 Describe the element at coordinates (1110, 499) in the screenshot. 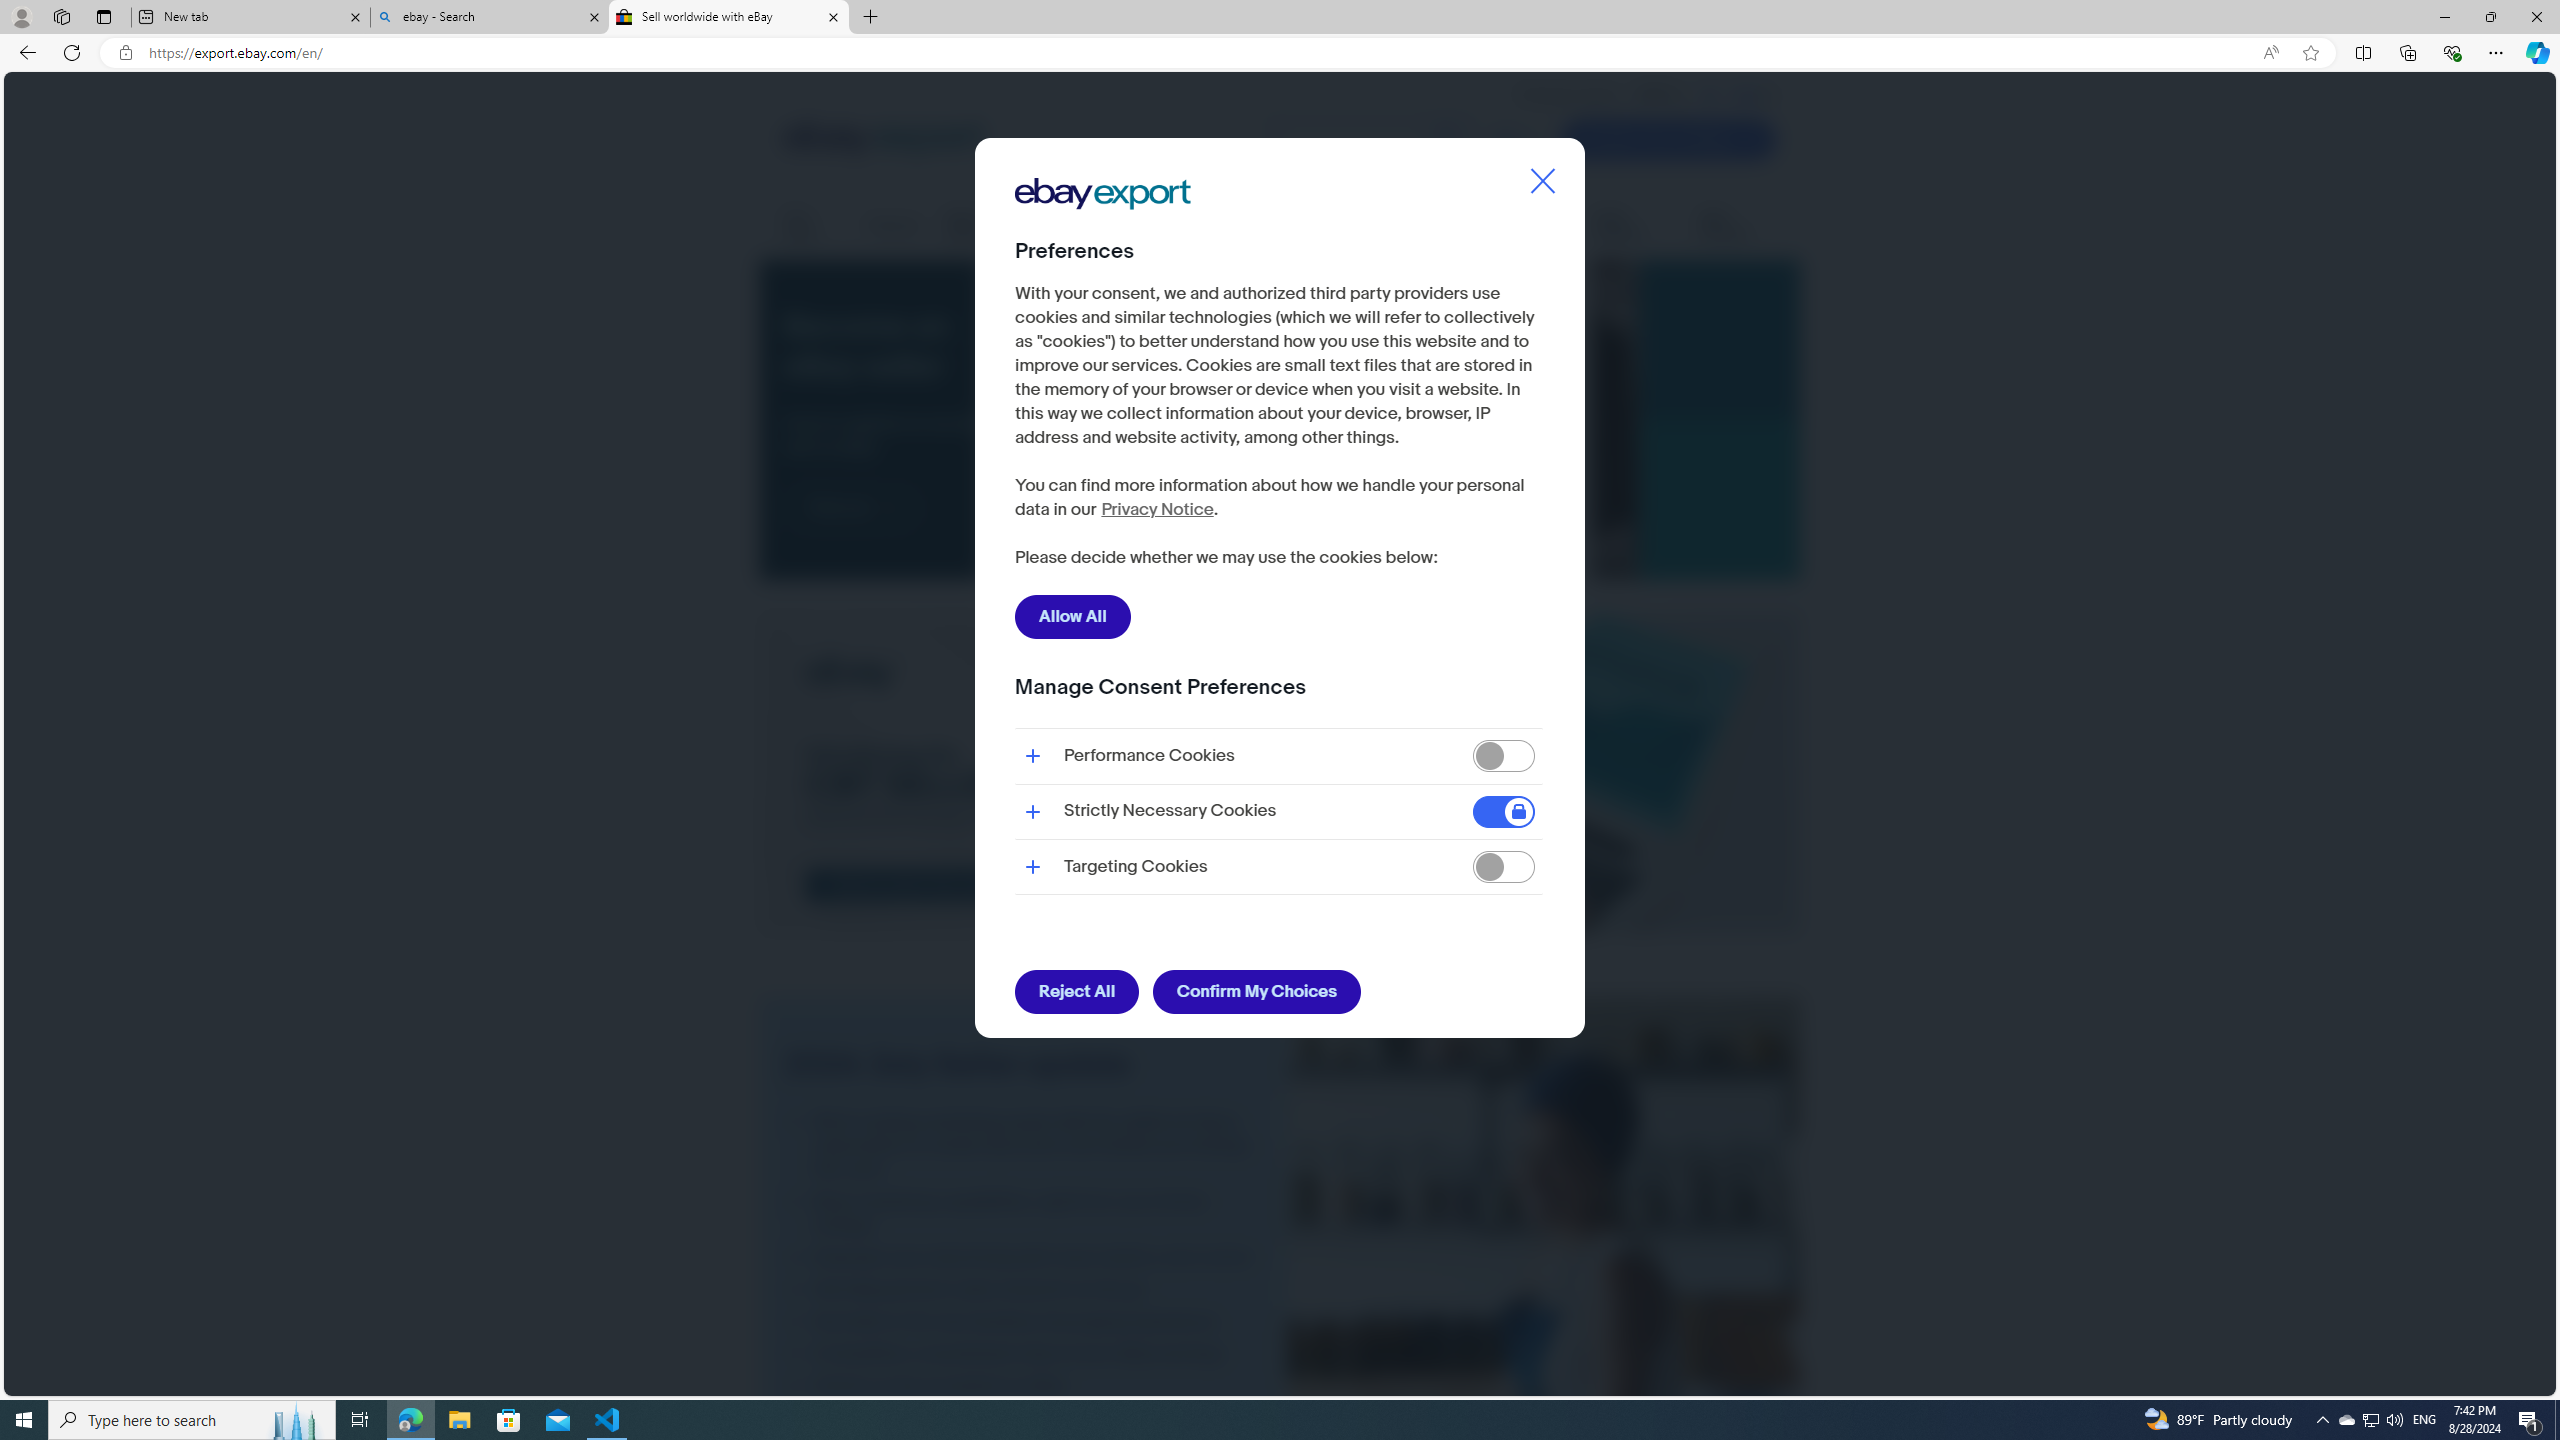

I see `'here'` at that location.